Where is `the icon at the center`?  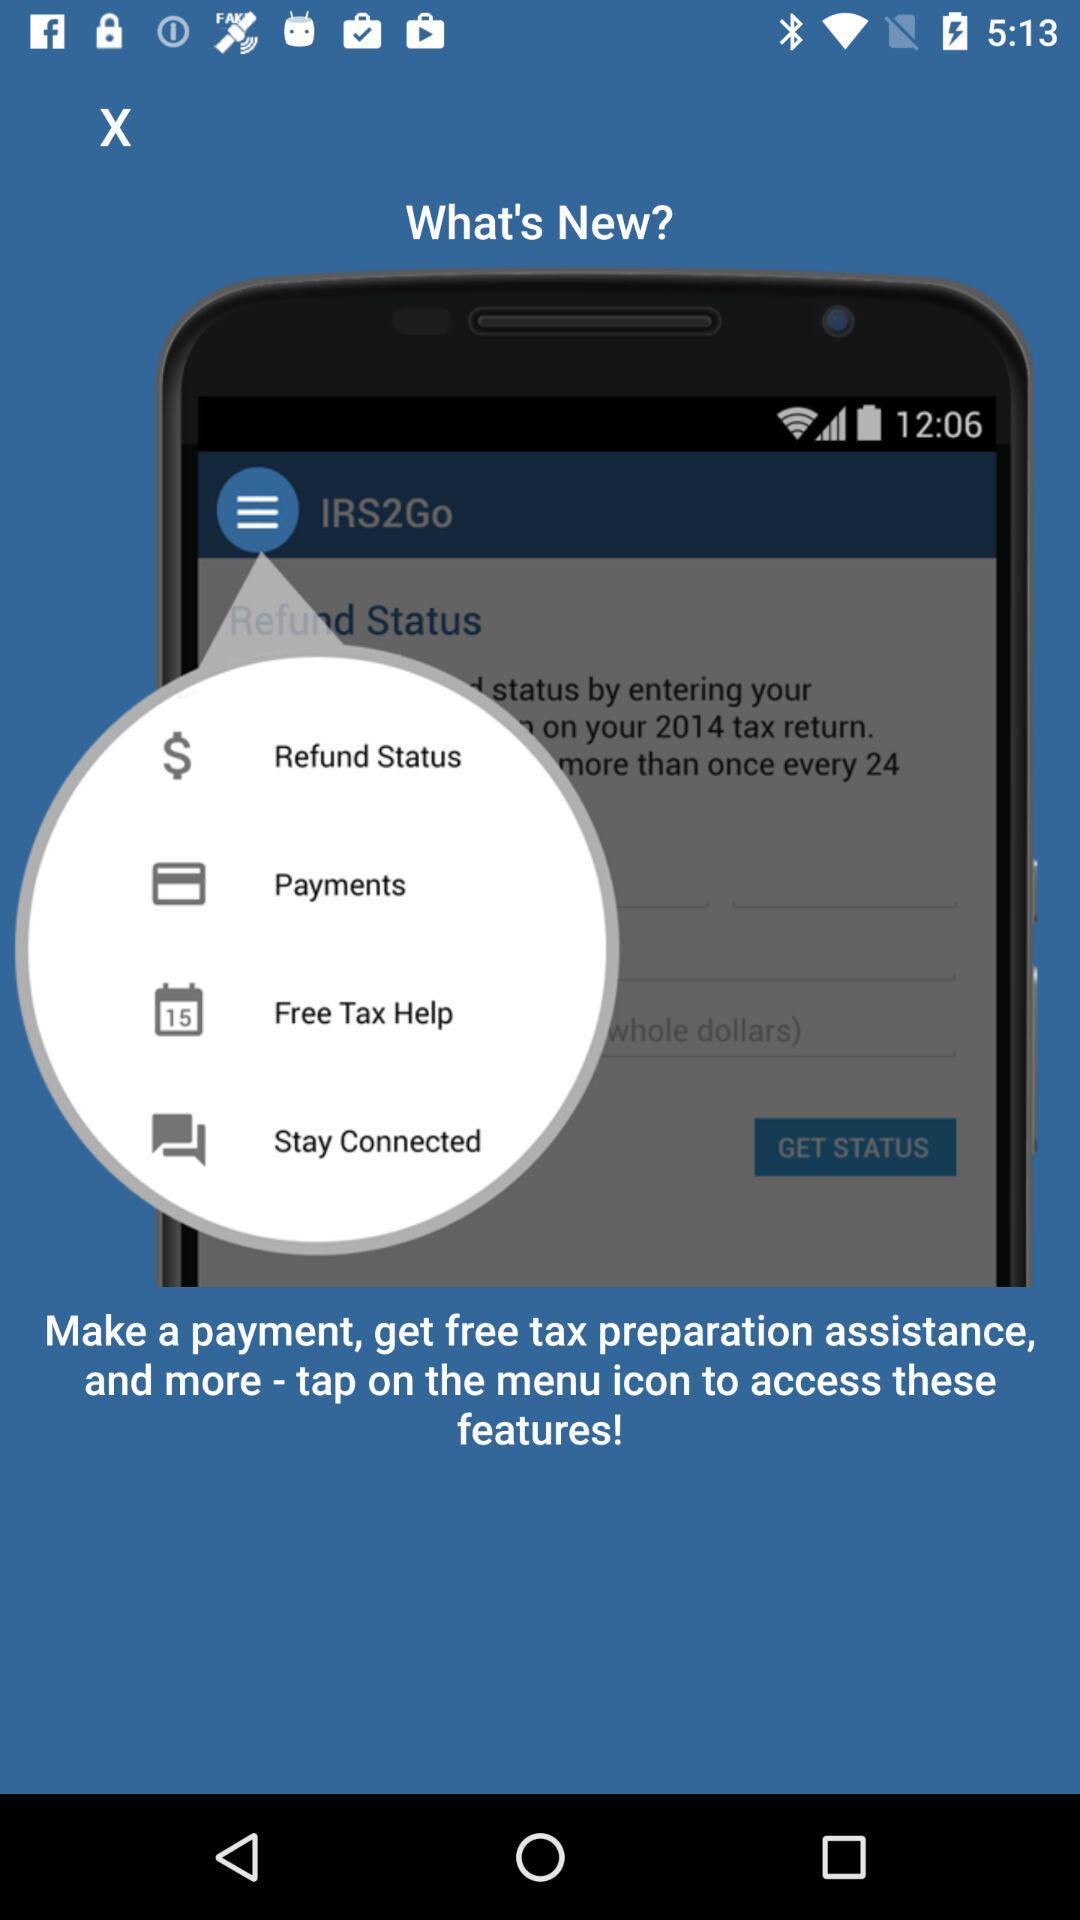 the icon at the center is located at coordinates (540, 768).